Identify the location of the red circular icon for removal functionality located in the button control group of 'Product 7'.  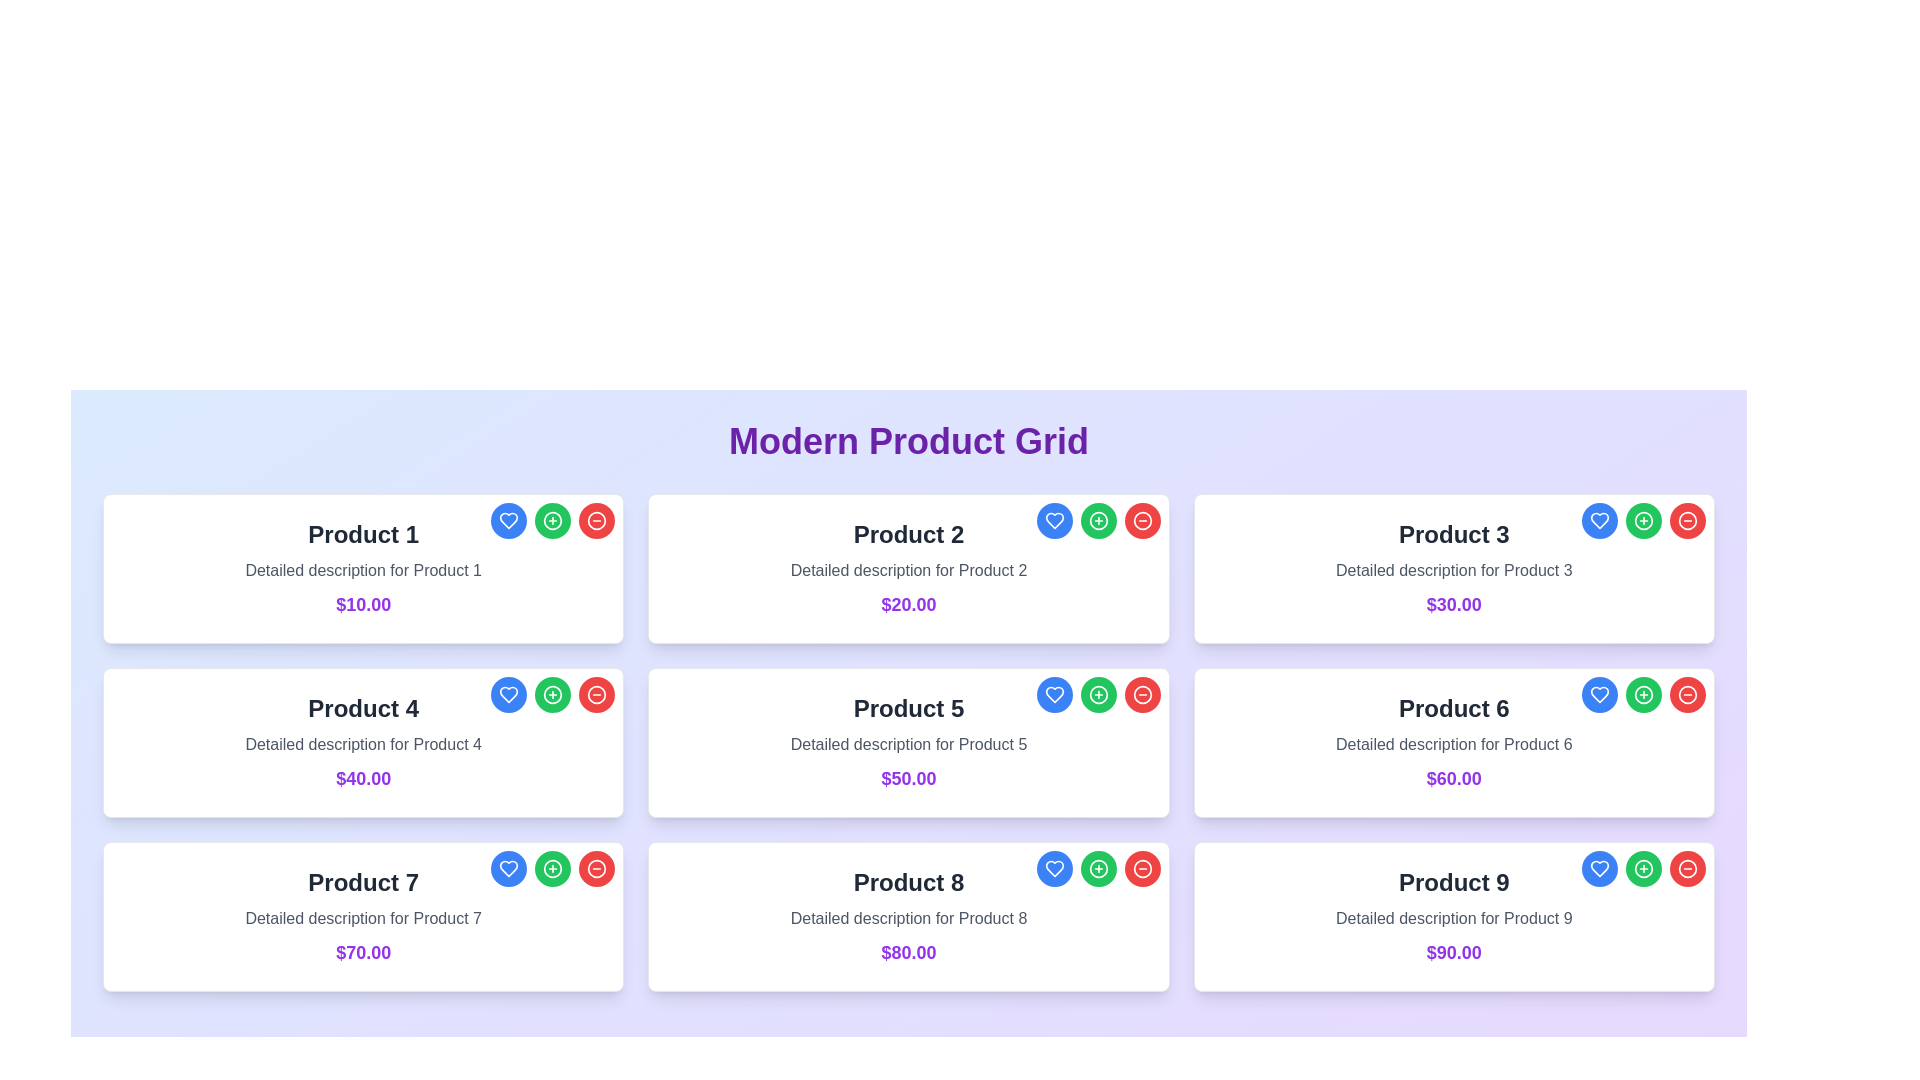
(595, 867).